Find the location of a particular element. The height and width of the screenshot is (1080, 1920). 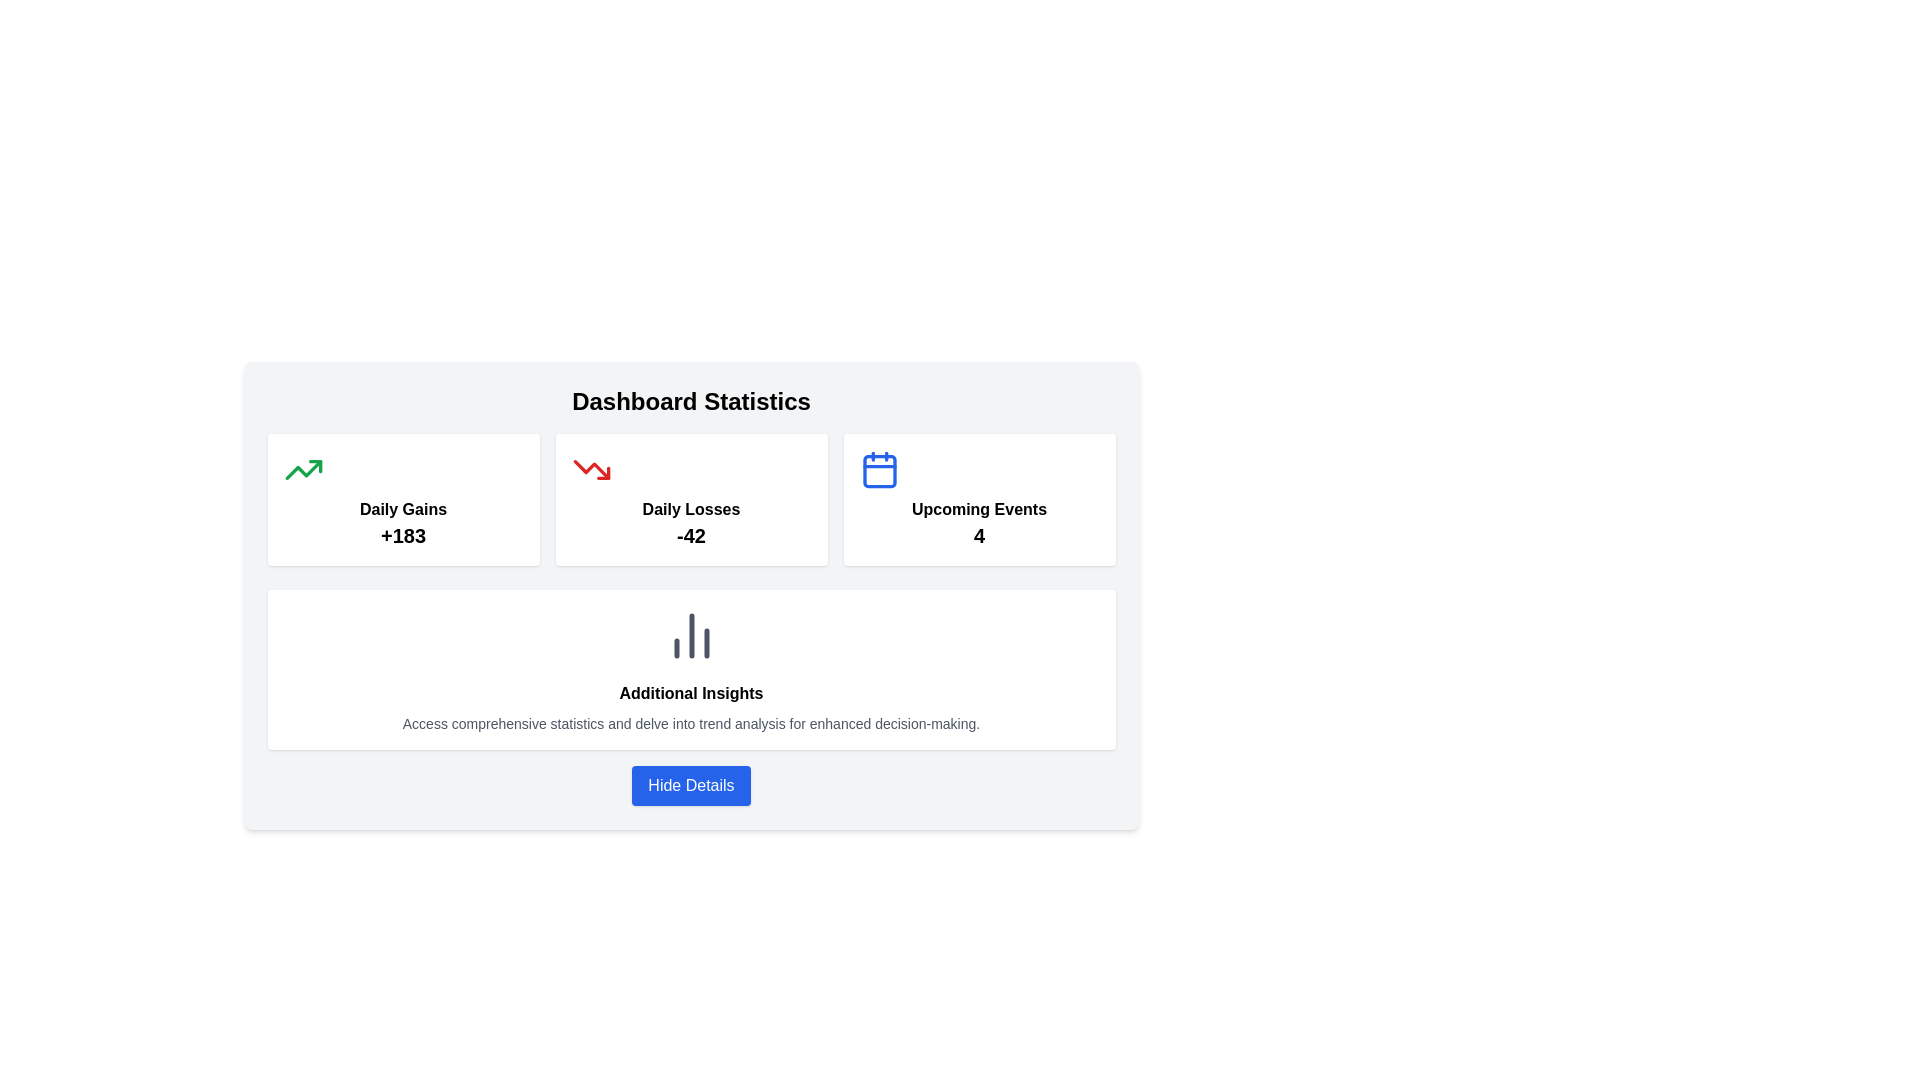

the rectangle with rounded corners and white fill inside a blue border, located centrally within the calendar icon in the 'Upcoming Events' section of the dashboard is located at coordinates (879, 471).